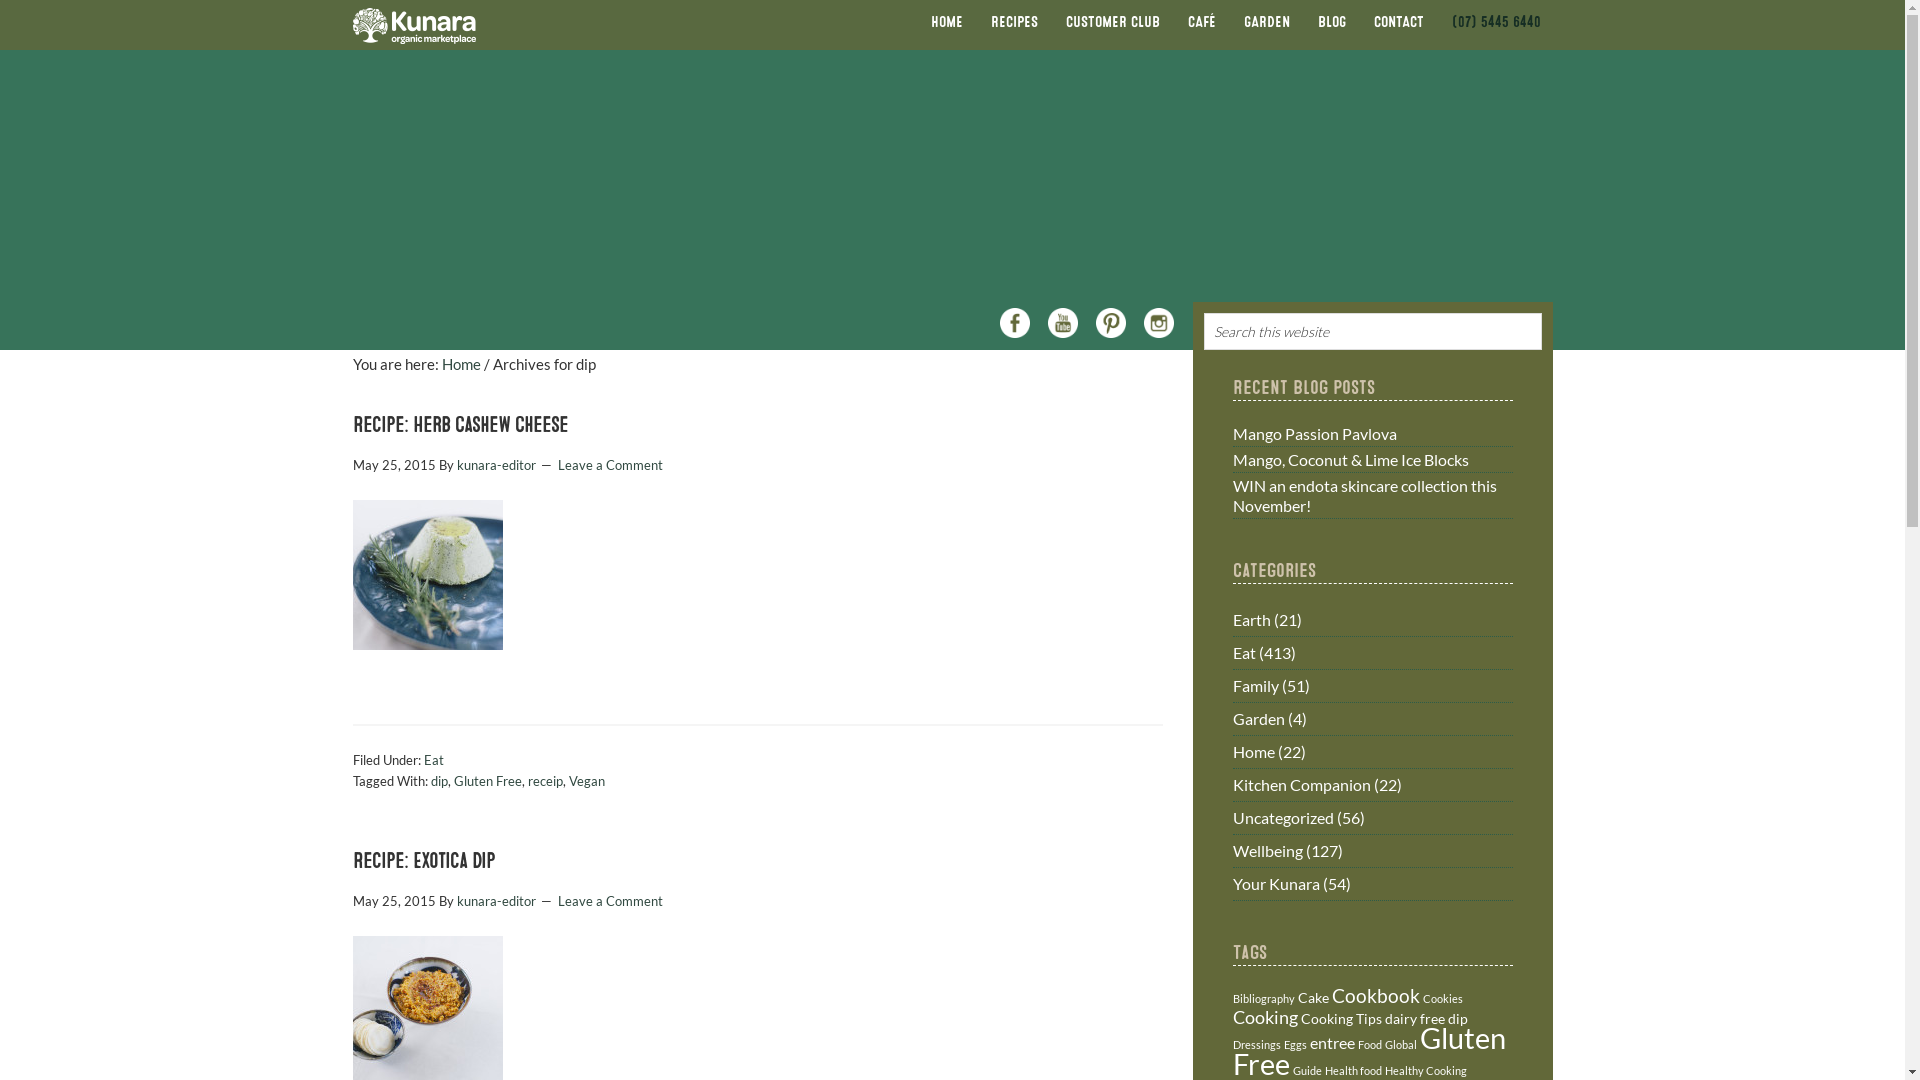 The image size is (1920, 1080). What do you see at coordinates (1231, 684) in the screenshot?
I see `'Family'` at bounding box center [1231, 684].